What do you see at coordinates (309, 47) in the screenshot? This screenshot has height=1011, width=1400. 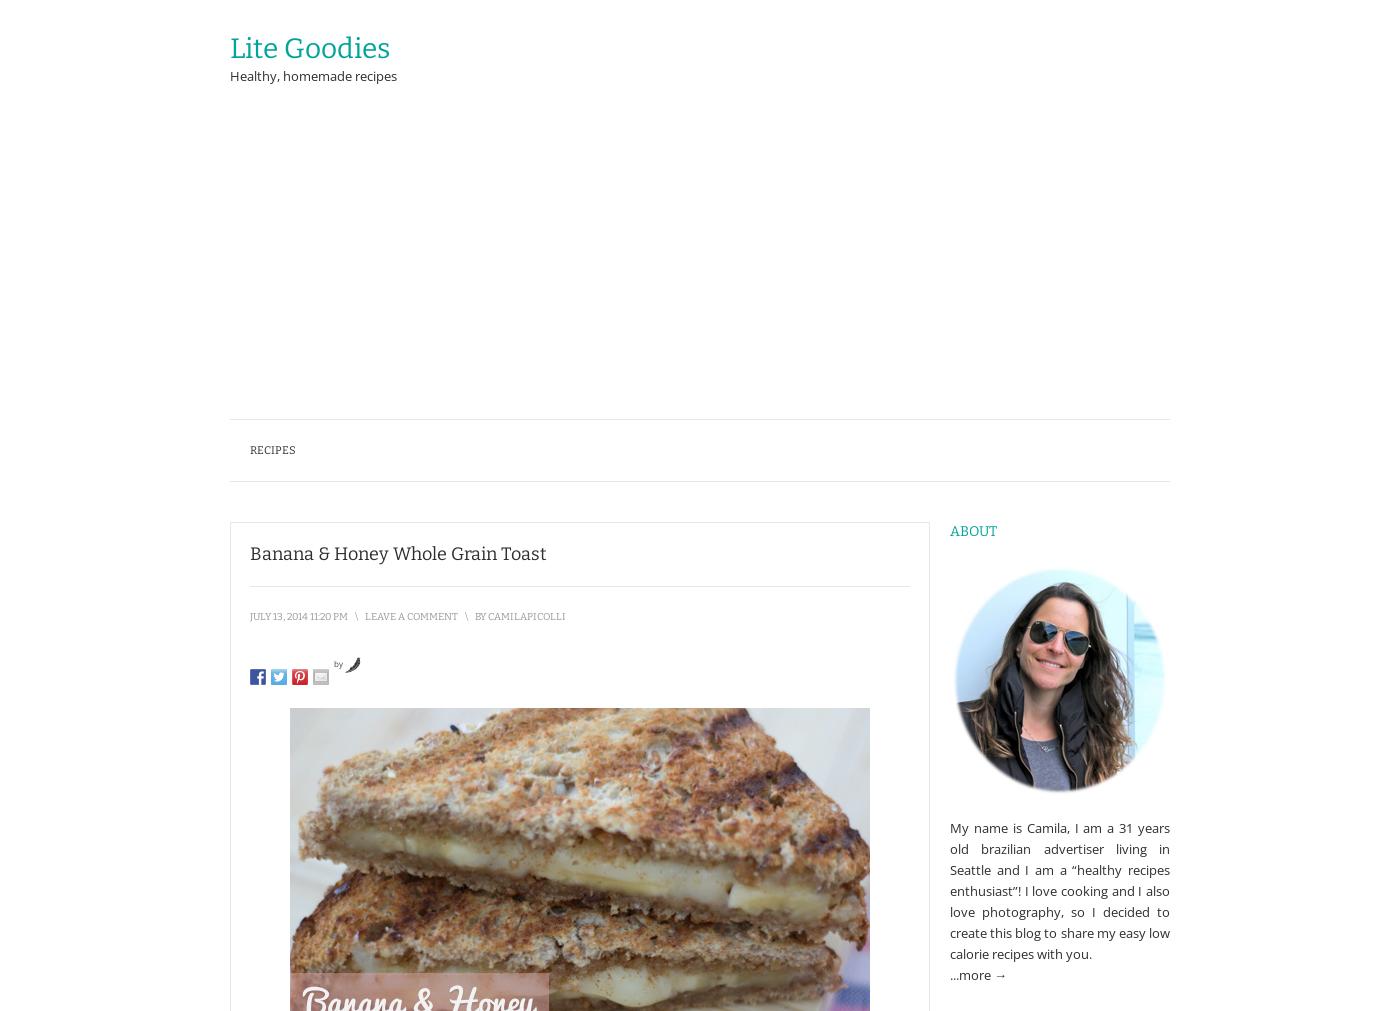 I see `'Lite Goodies'` at bounding box center [309, 47].